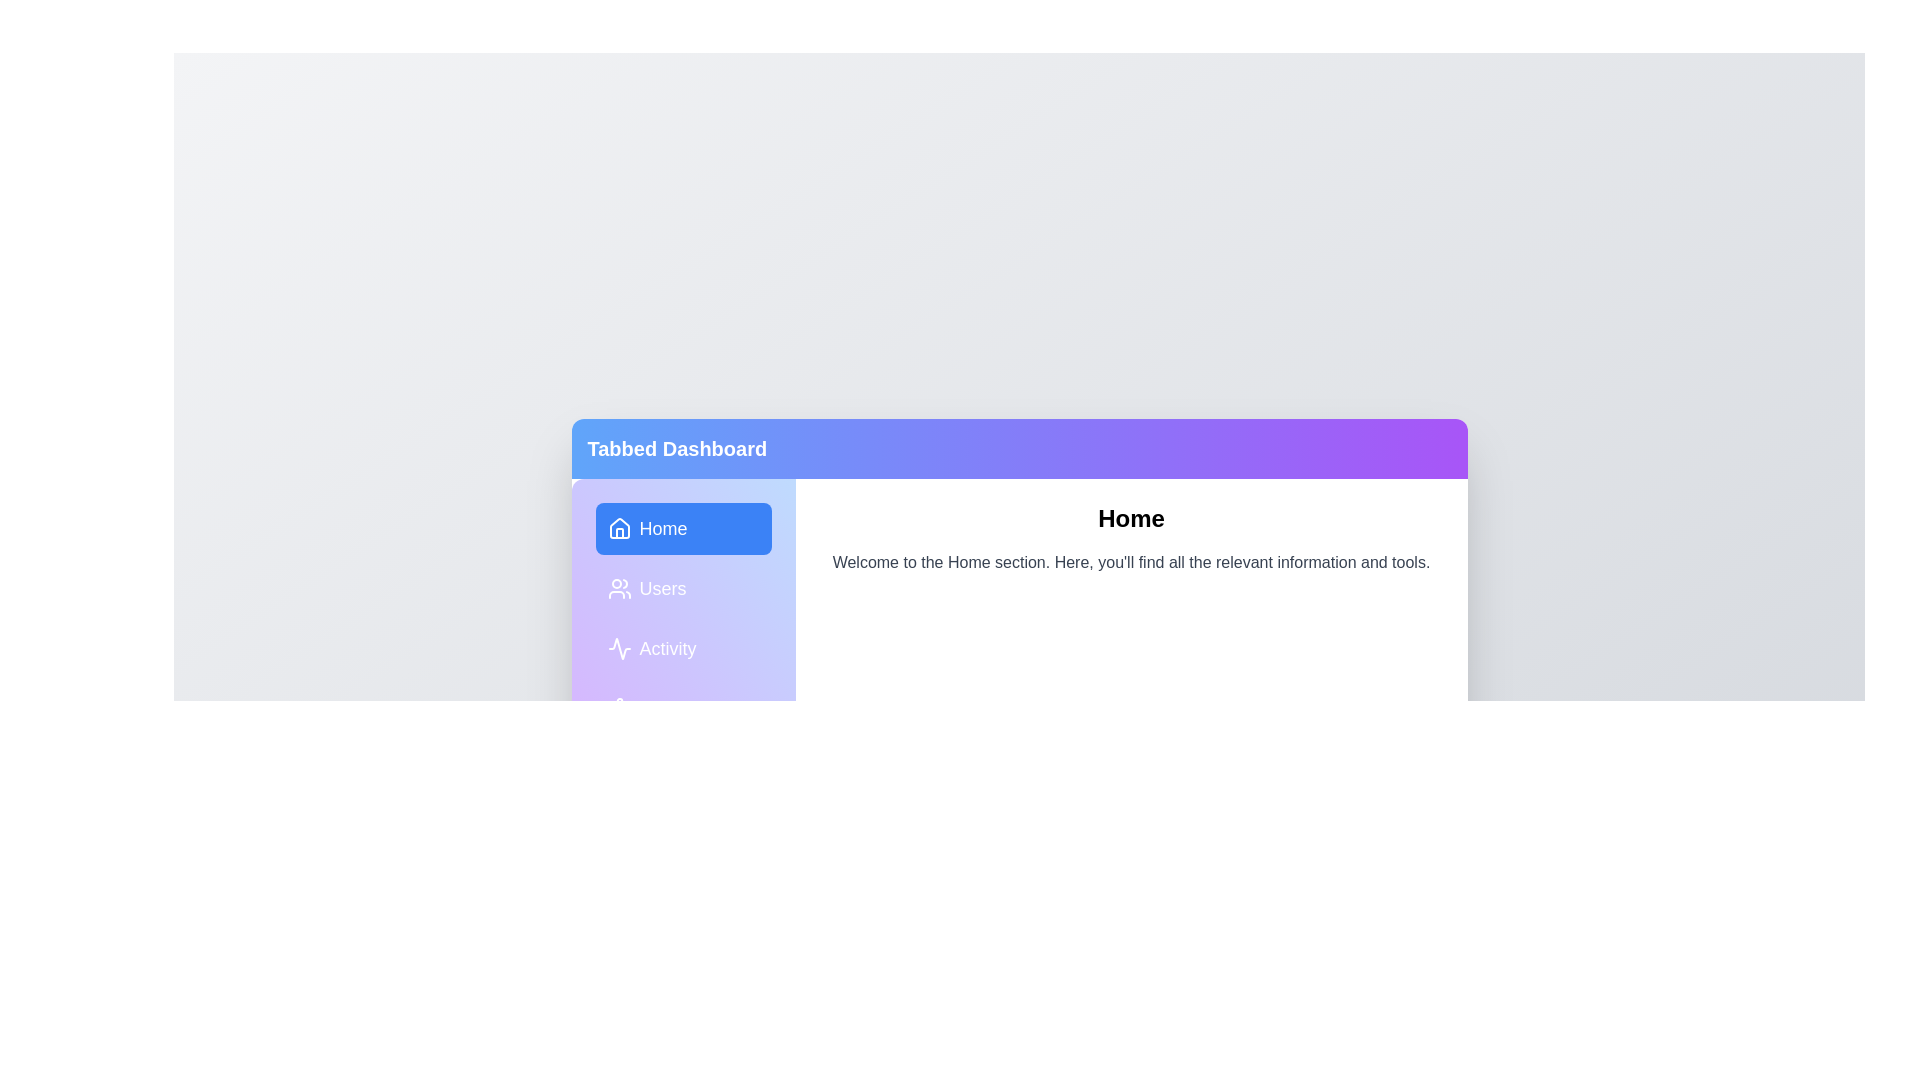 The image size is (1920, 1080). Describe the element at coordinates (683, 588) in the screenshot. I see `the Users tab by clicking on it` at that location.